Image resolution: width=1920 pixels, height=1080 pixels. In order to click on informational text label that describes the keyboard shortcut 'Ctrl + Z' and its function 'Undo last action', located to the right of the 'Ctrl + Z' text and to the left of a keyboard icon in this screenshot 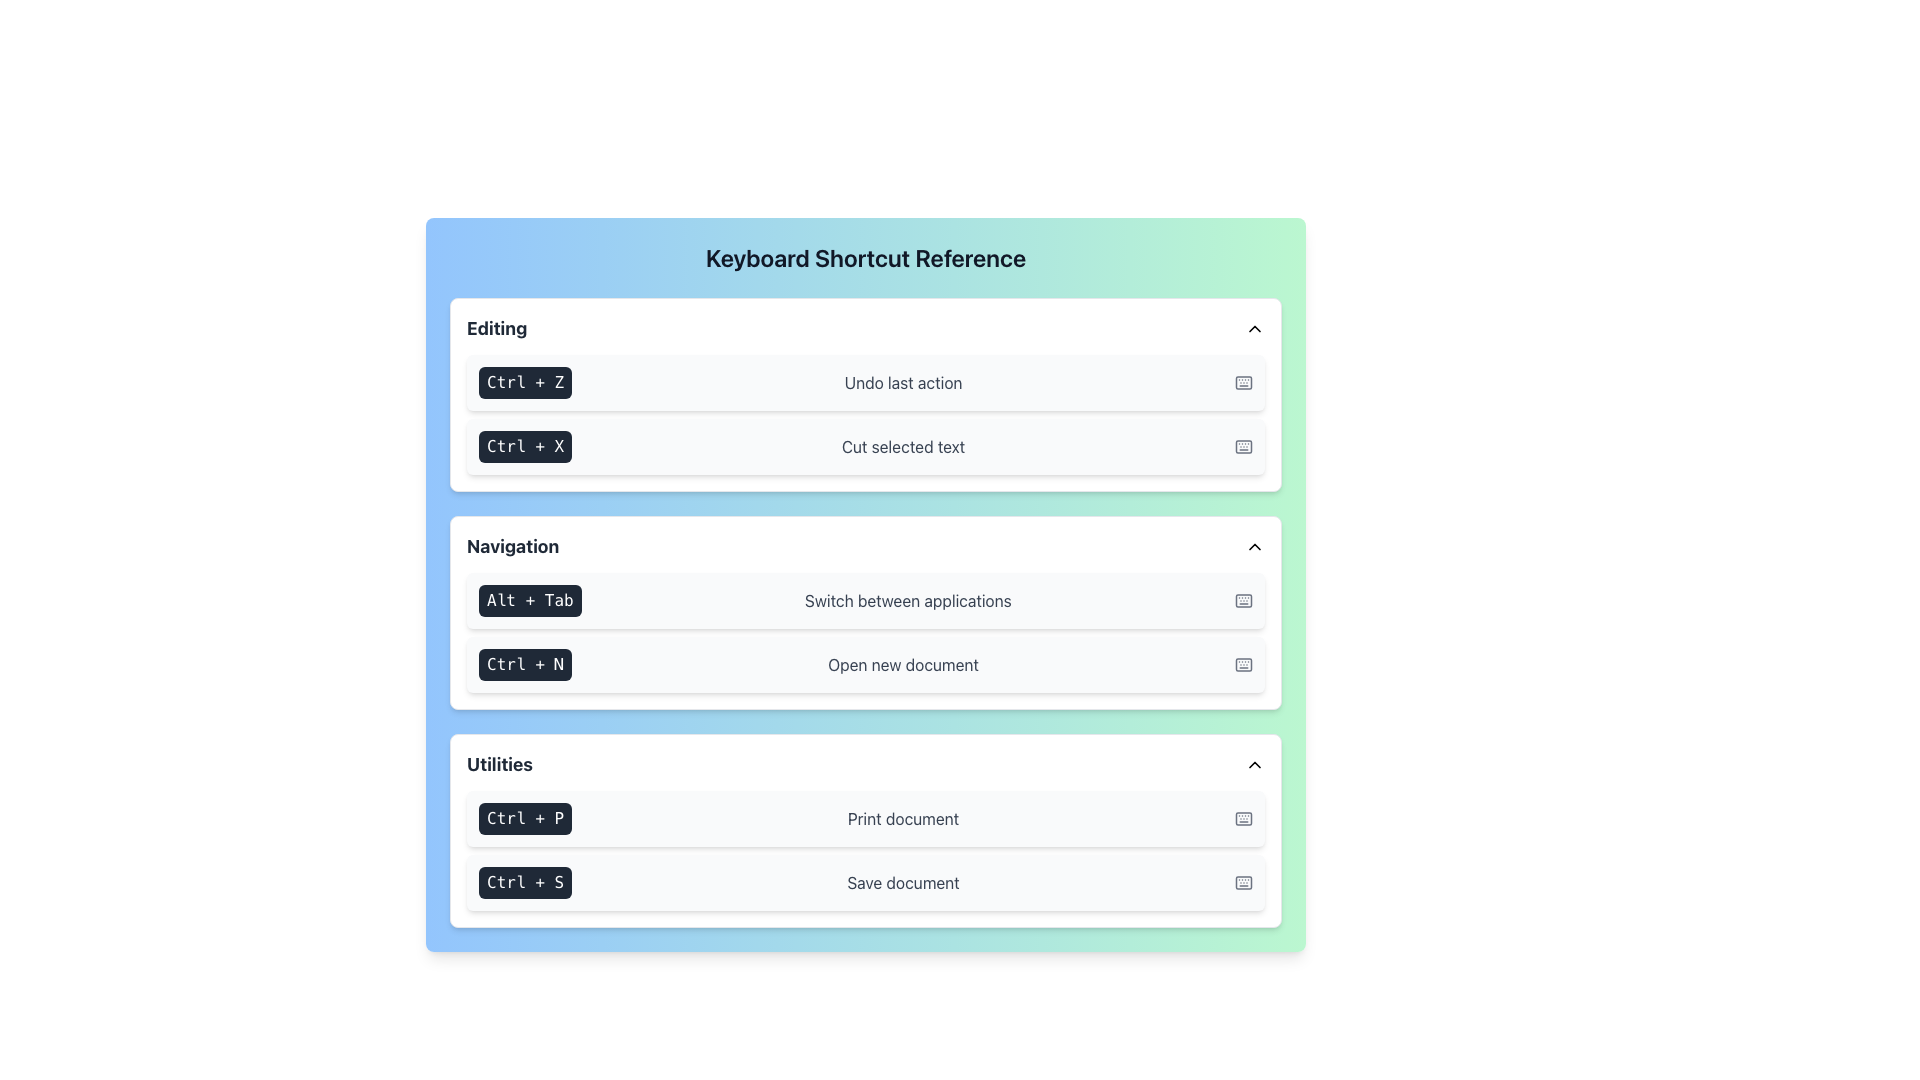, I will do `click(902, 382)`.